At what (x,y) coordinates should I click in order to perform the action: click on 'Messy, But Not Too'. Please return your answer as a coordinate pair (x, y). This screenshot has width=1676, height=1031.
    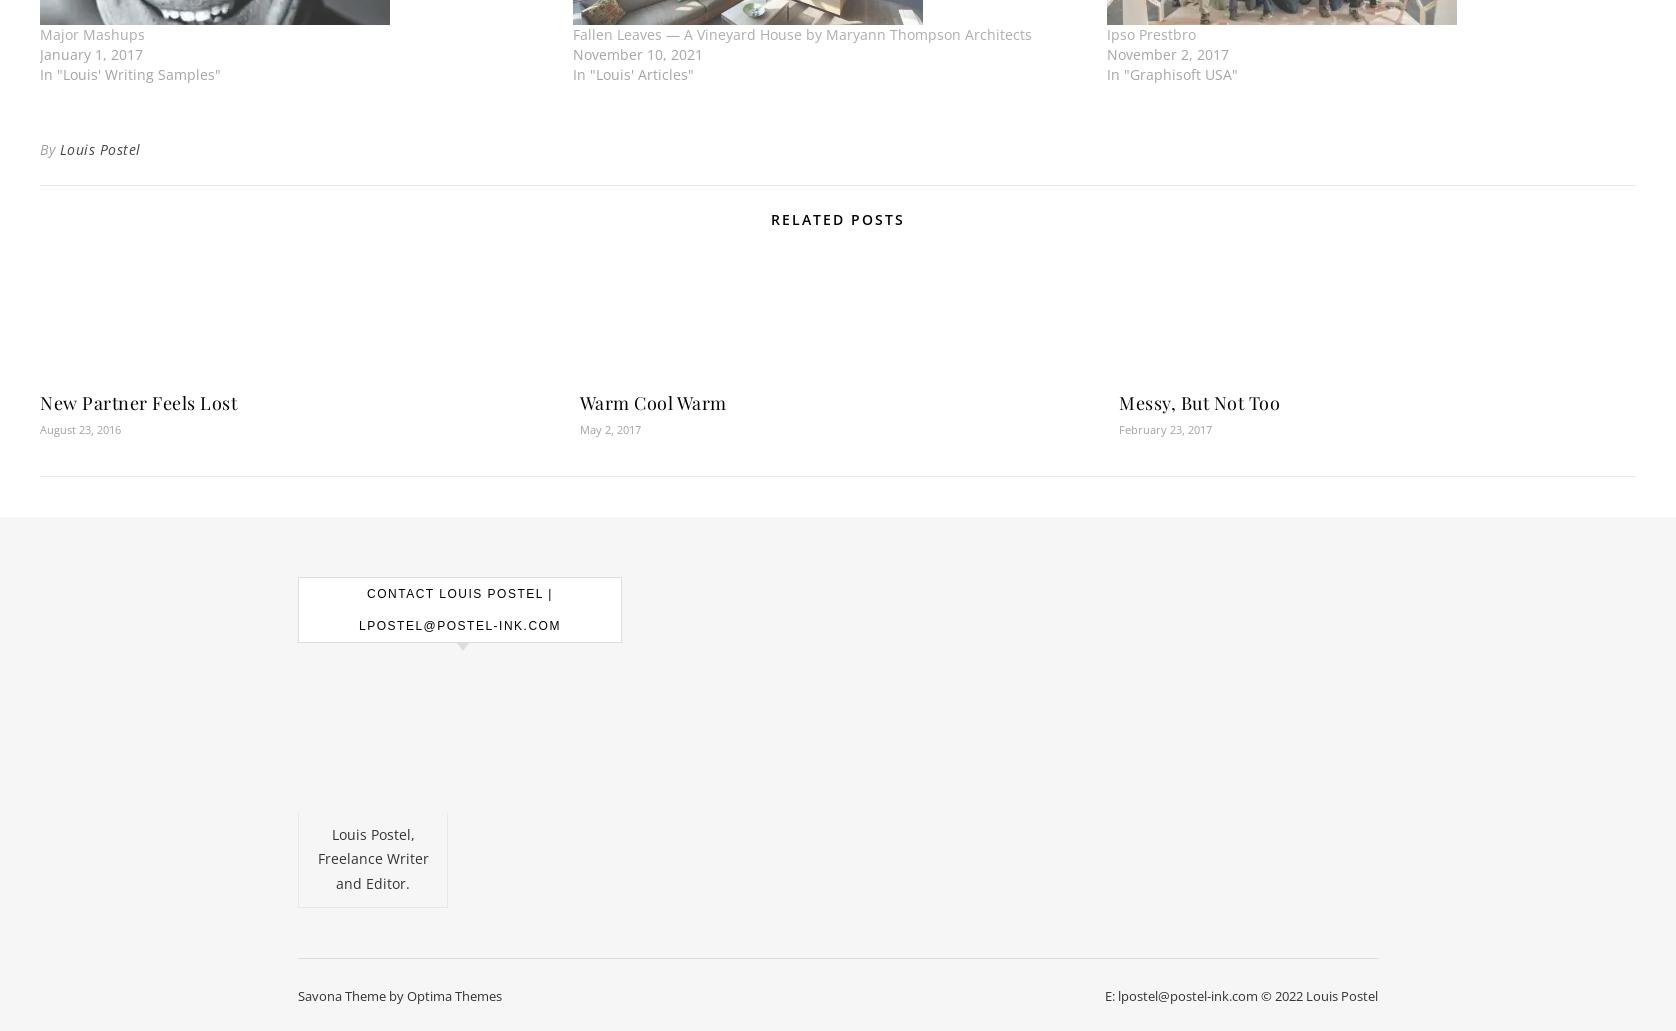
    Looking at the image, I should click on (1198, 402).